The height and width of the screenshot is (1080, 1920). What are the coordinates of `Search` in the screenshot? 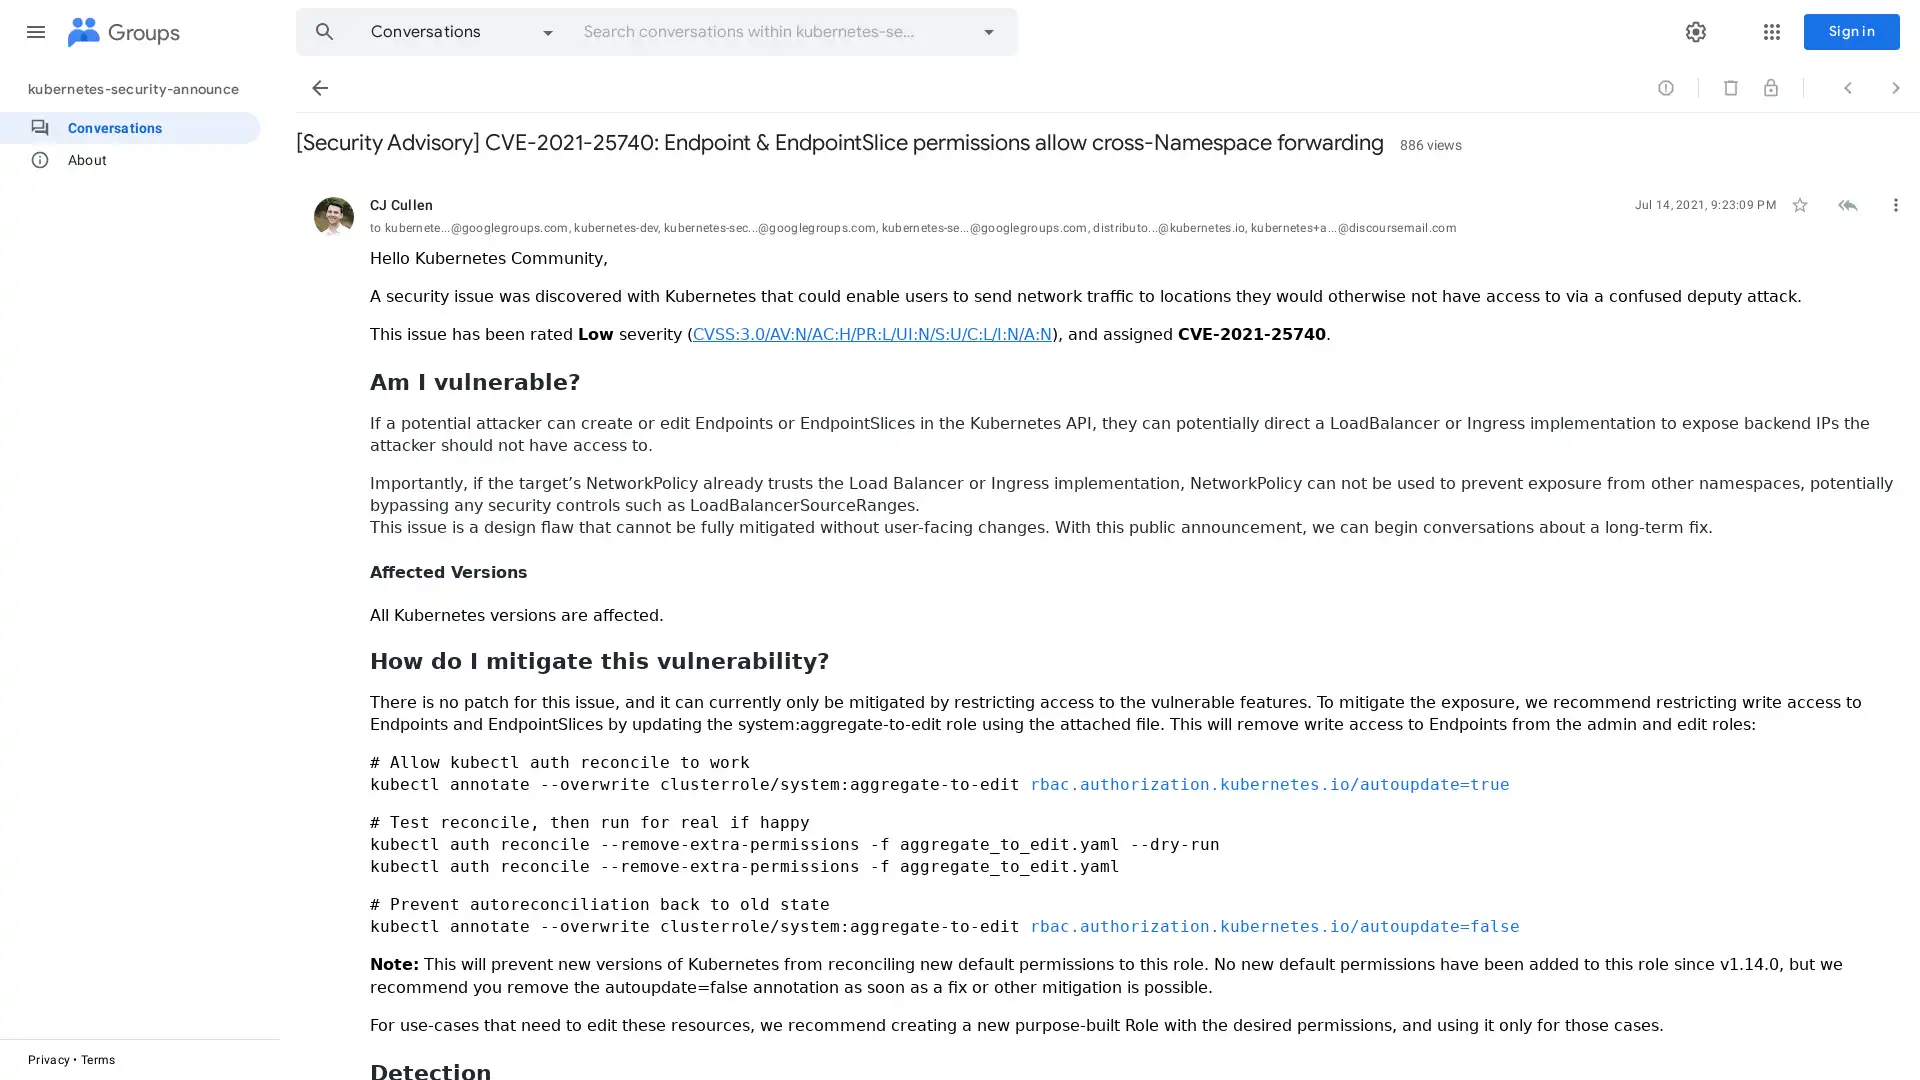 It's located at (325, 31).